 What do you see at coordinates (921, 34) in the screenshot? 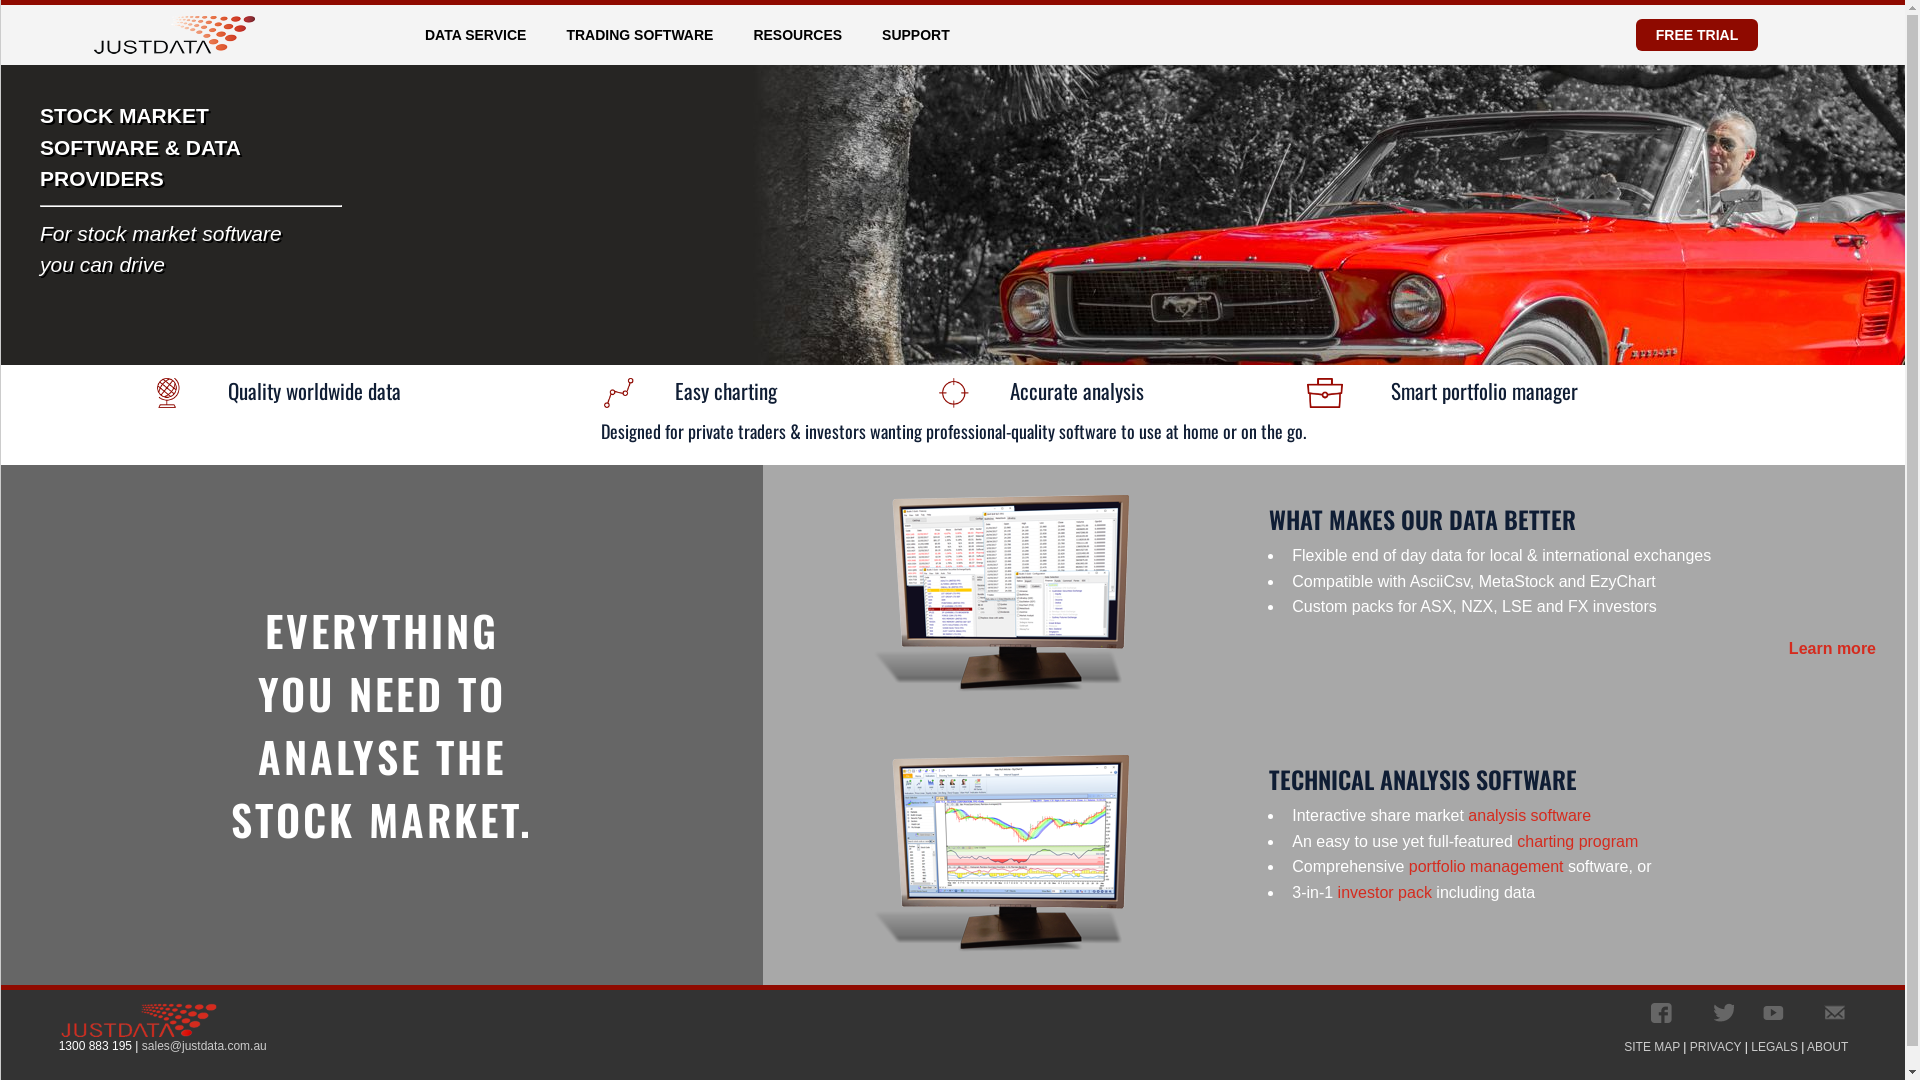
I see `'SUPPORT'` at bounding box center [921, 34].